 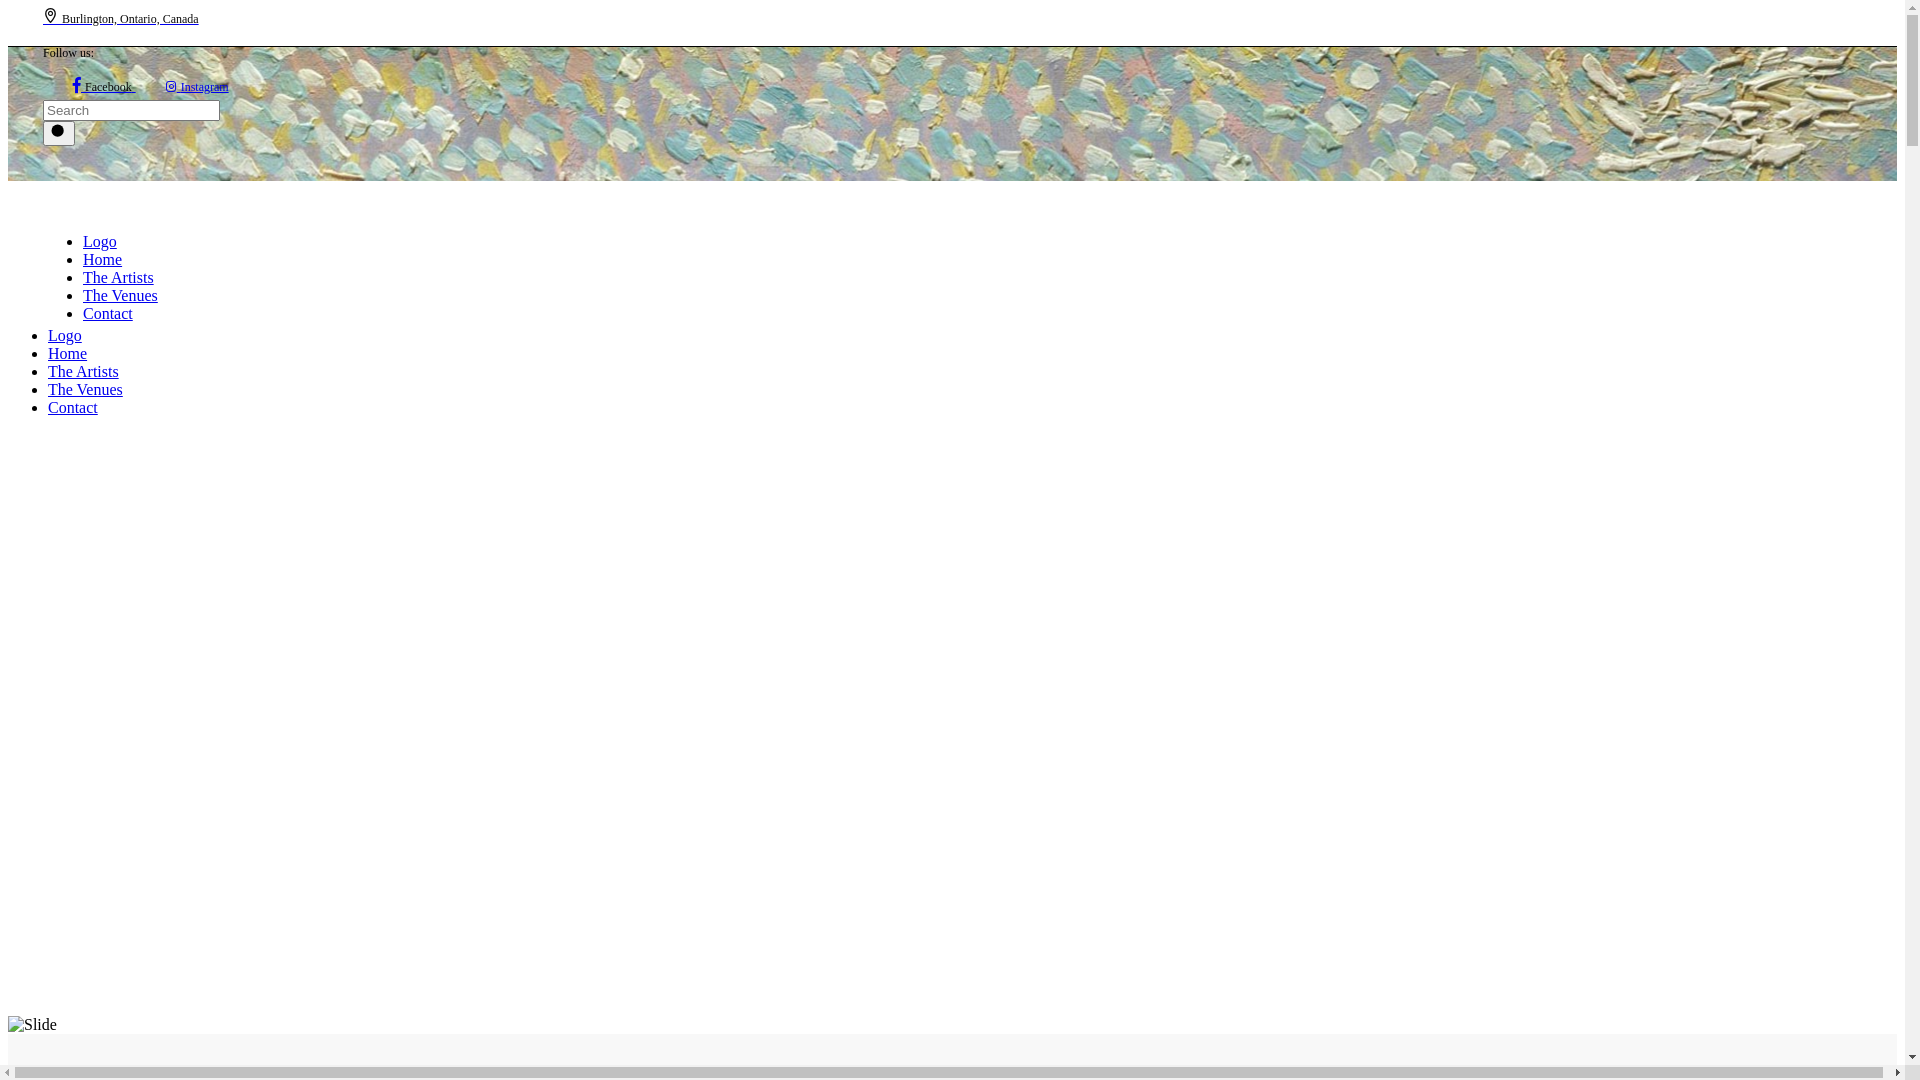 I want to click on 'Logo', so click(x=173, y=240).